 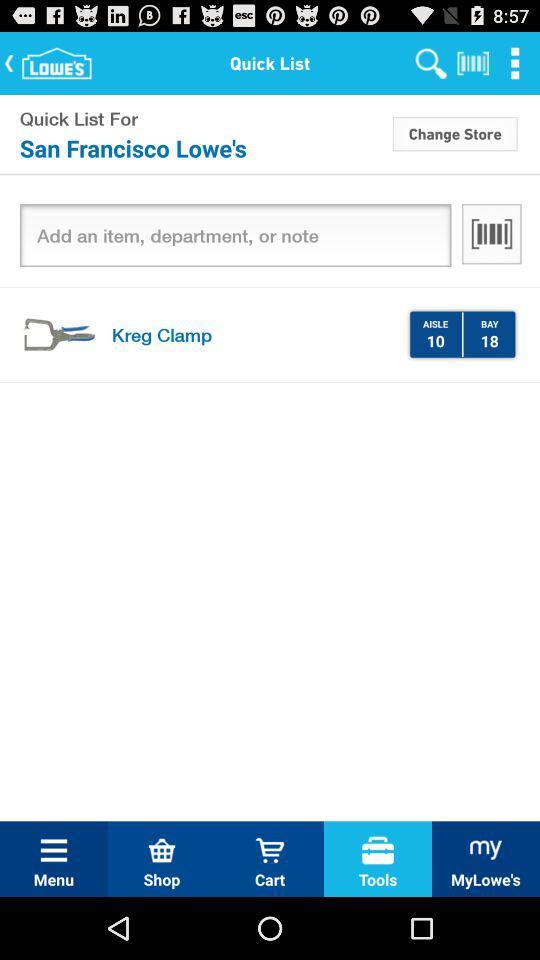 What do you see at coordinates (434, 340) in the screenshot?
I see `item to the right of kreg clamp item` at bounding box center [434, 340].